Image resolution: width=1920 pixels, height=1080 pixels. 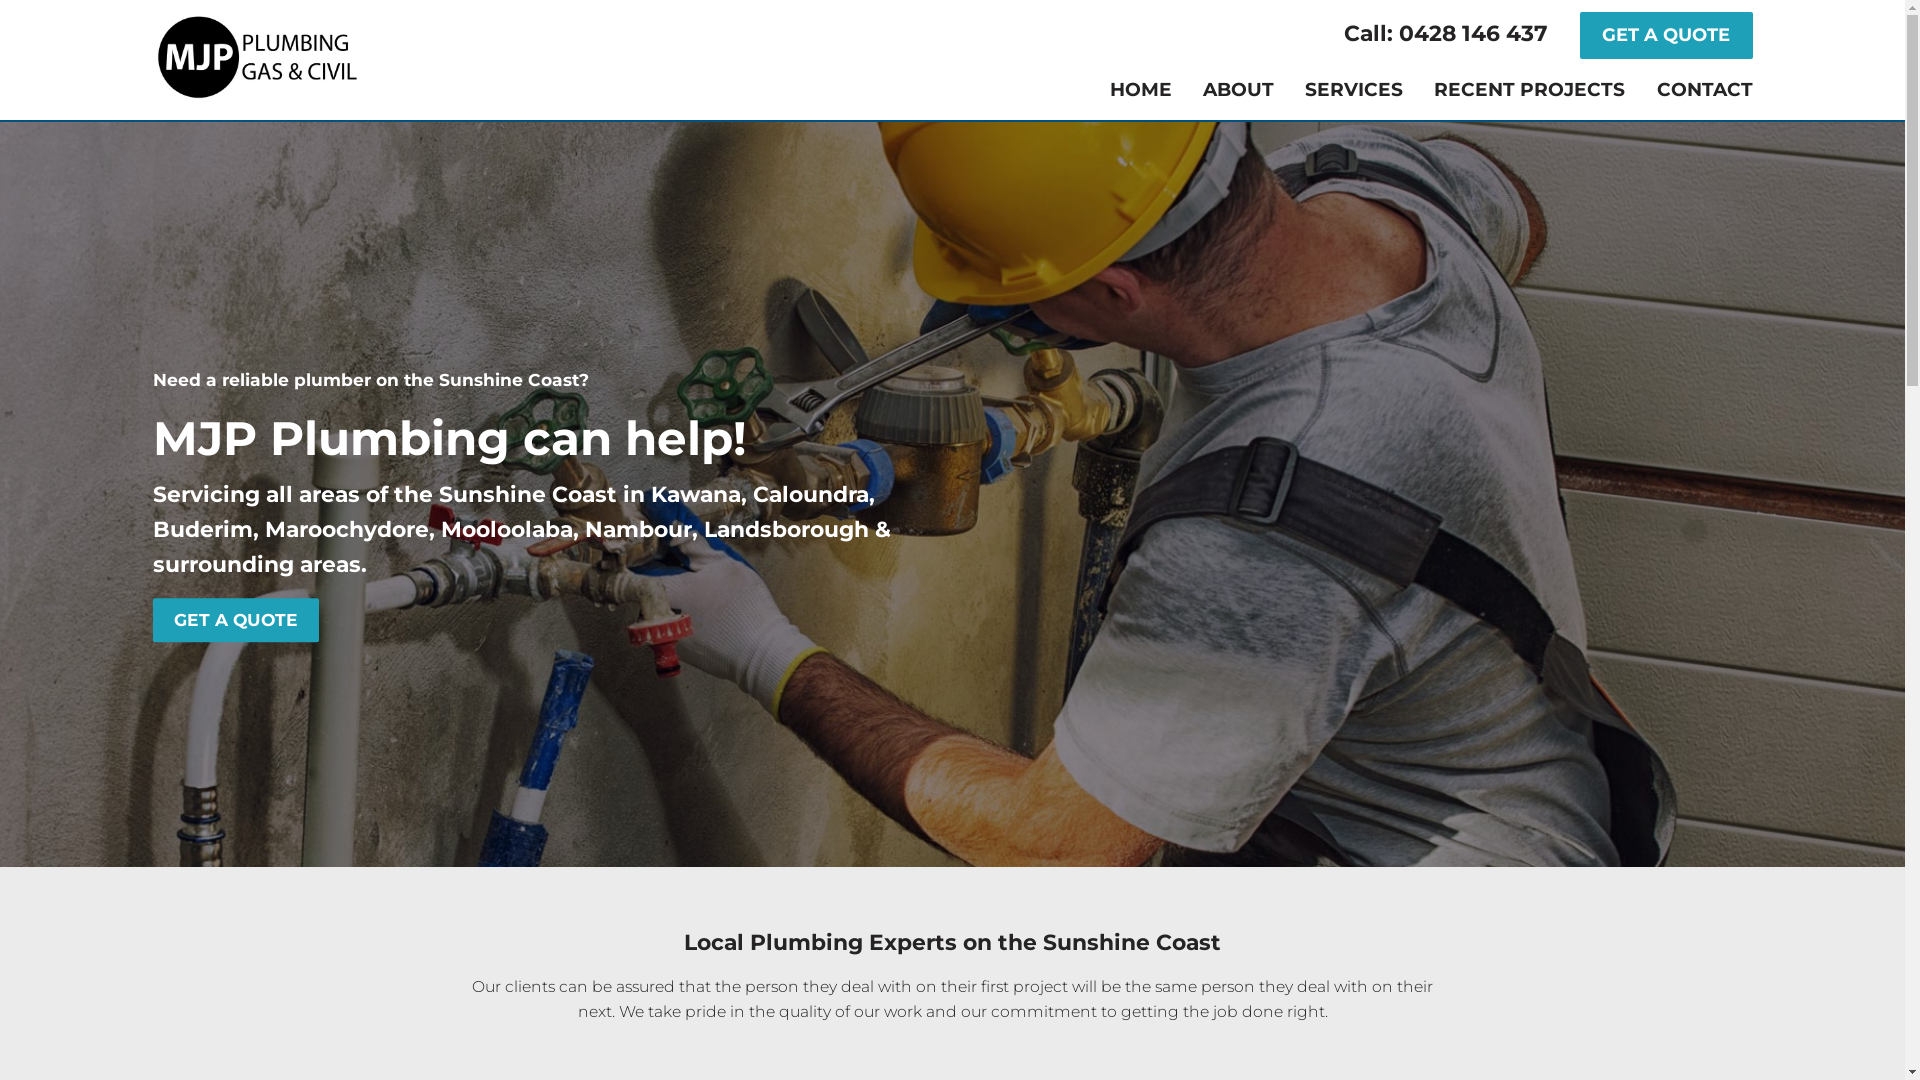 What do you see at coordinates (1237, 90) in the screenshot?
I see `'ABOUT'` at bounding box center [1237, 90].